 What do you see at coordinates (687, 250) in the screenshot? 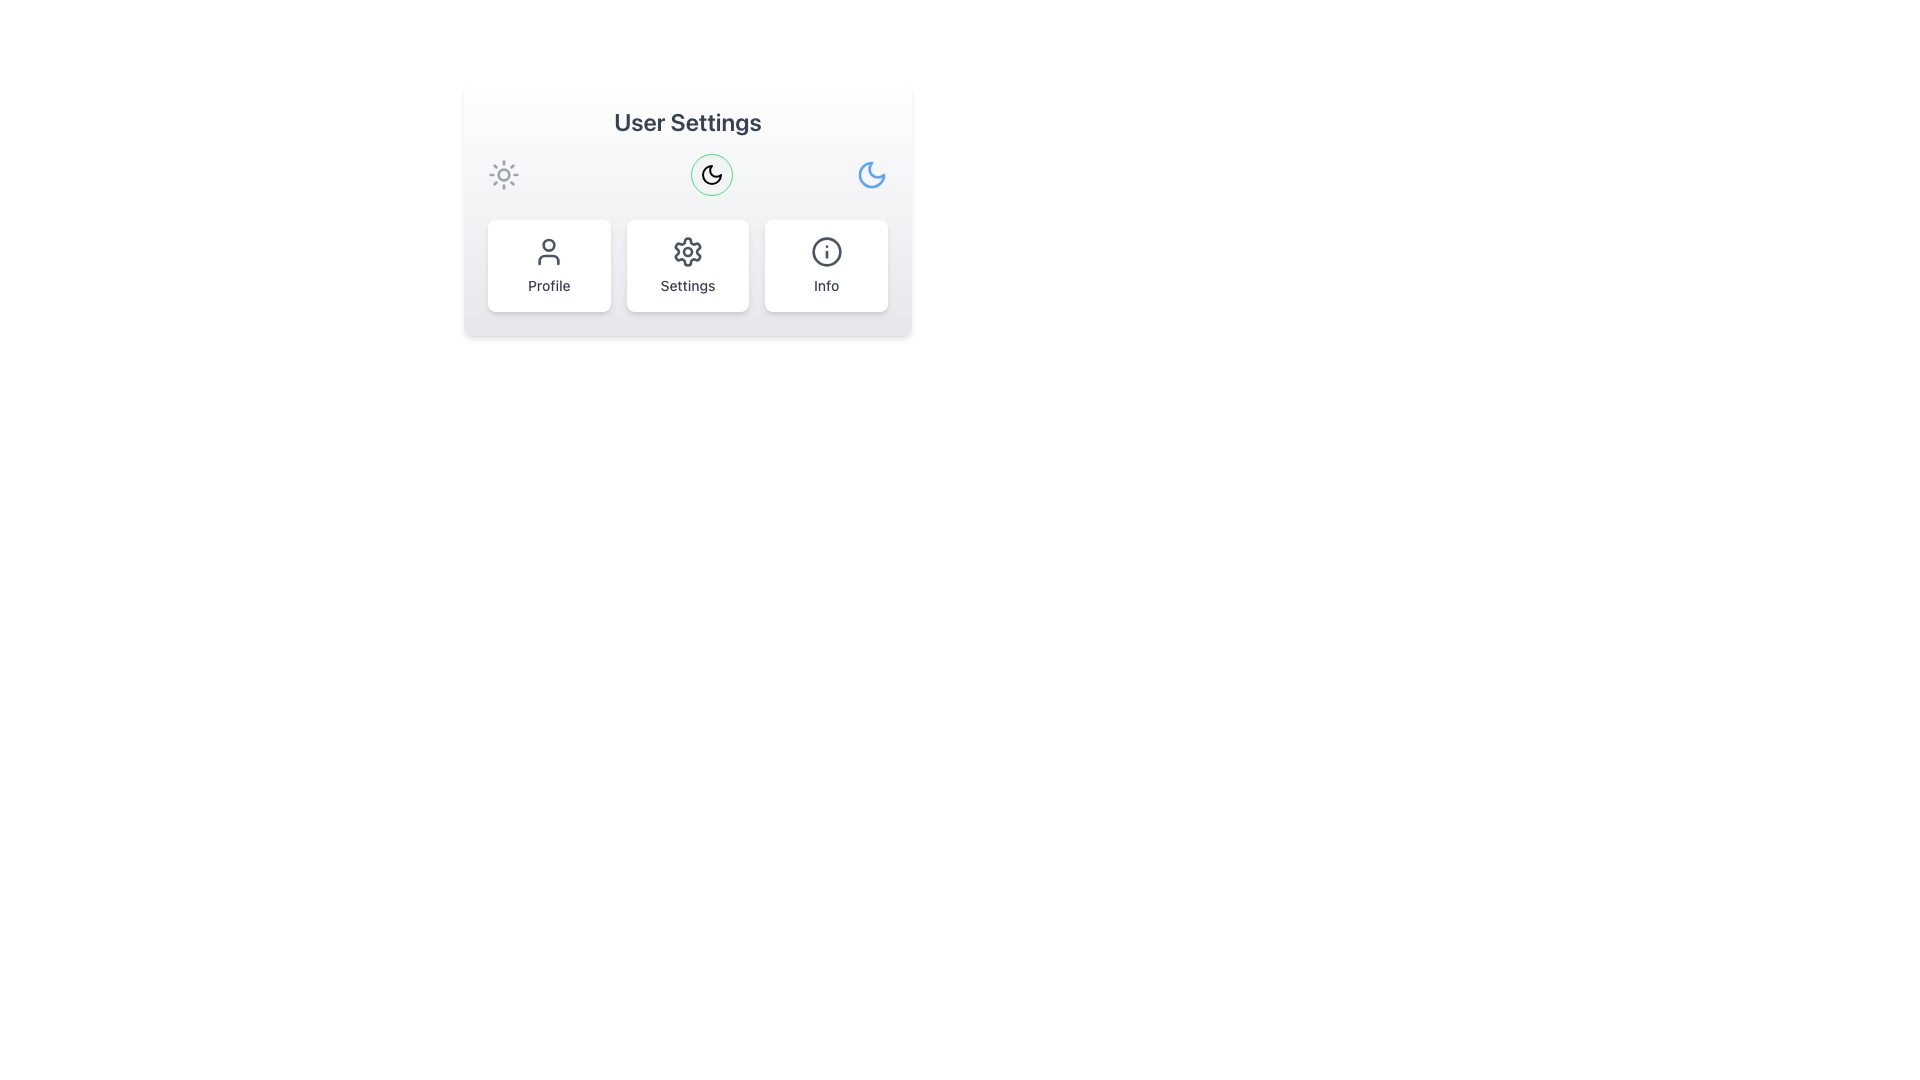
I see `the gear-shaped icon within the 'Settings' card that represents configurations` at bounding box center [687, 250].